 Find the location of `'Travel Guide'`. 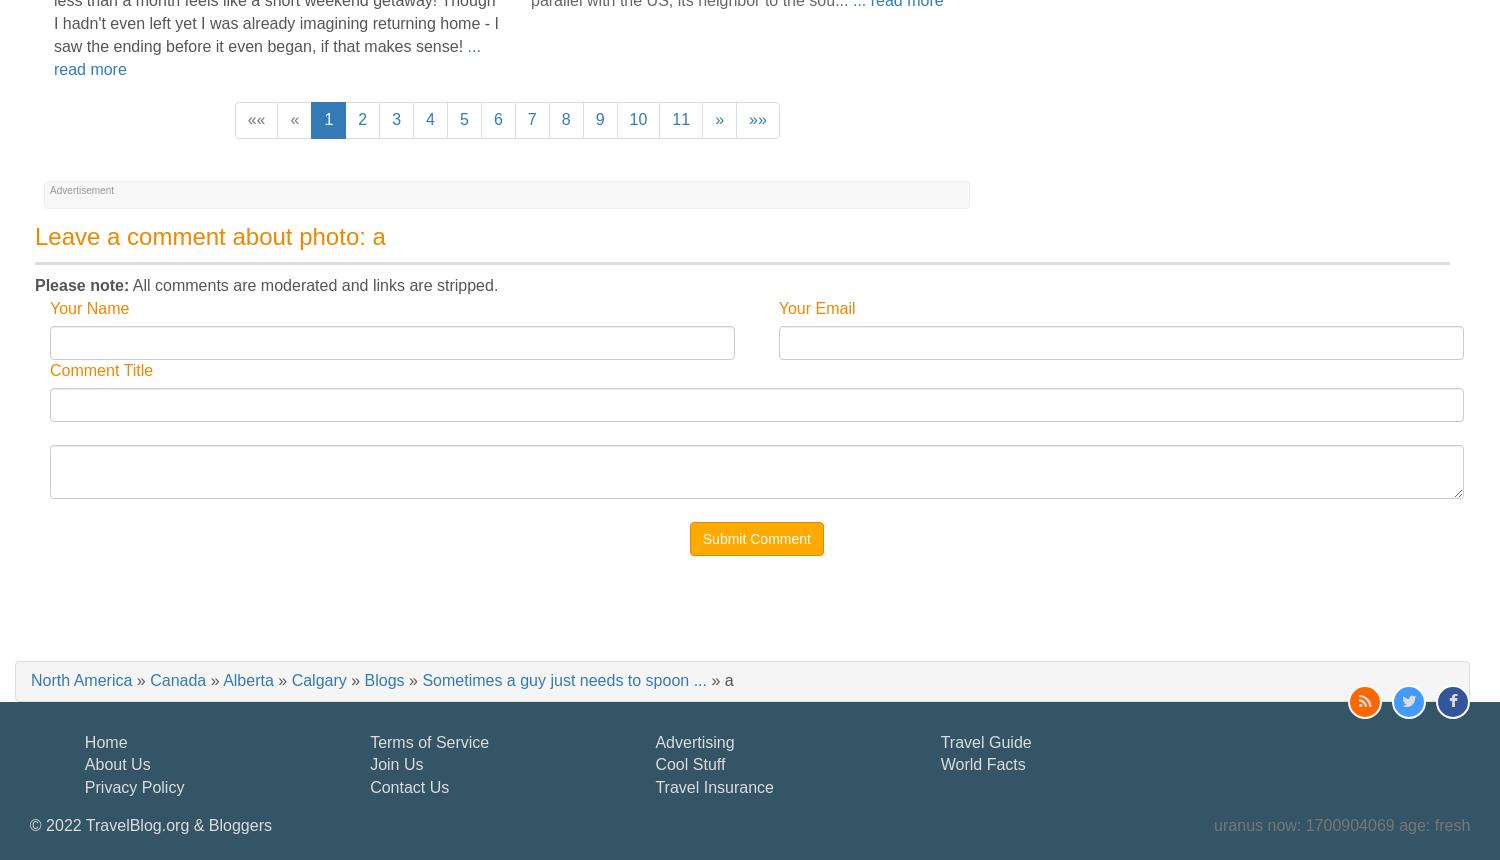

'Travel Guide' is located at coordinates (939, 740).